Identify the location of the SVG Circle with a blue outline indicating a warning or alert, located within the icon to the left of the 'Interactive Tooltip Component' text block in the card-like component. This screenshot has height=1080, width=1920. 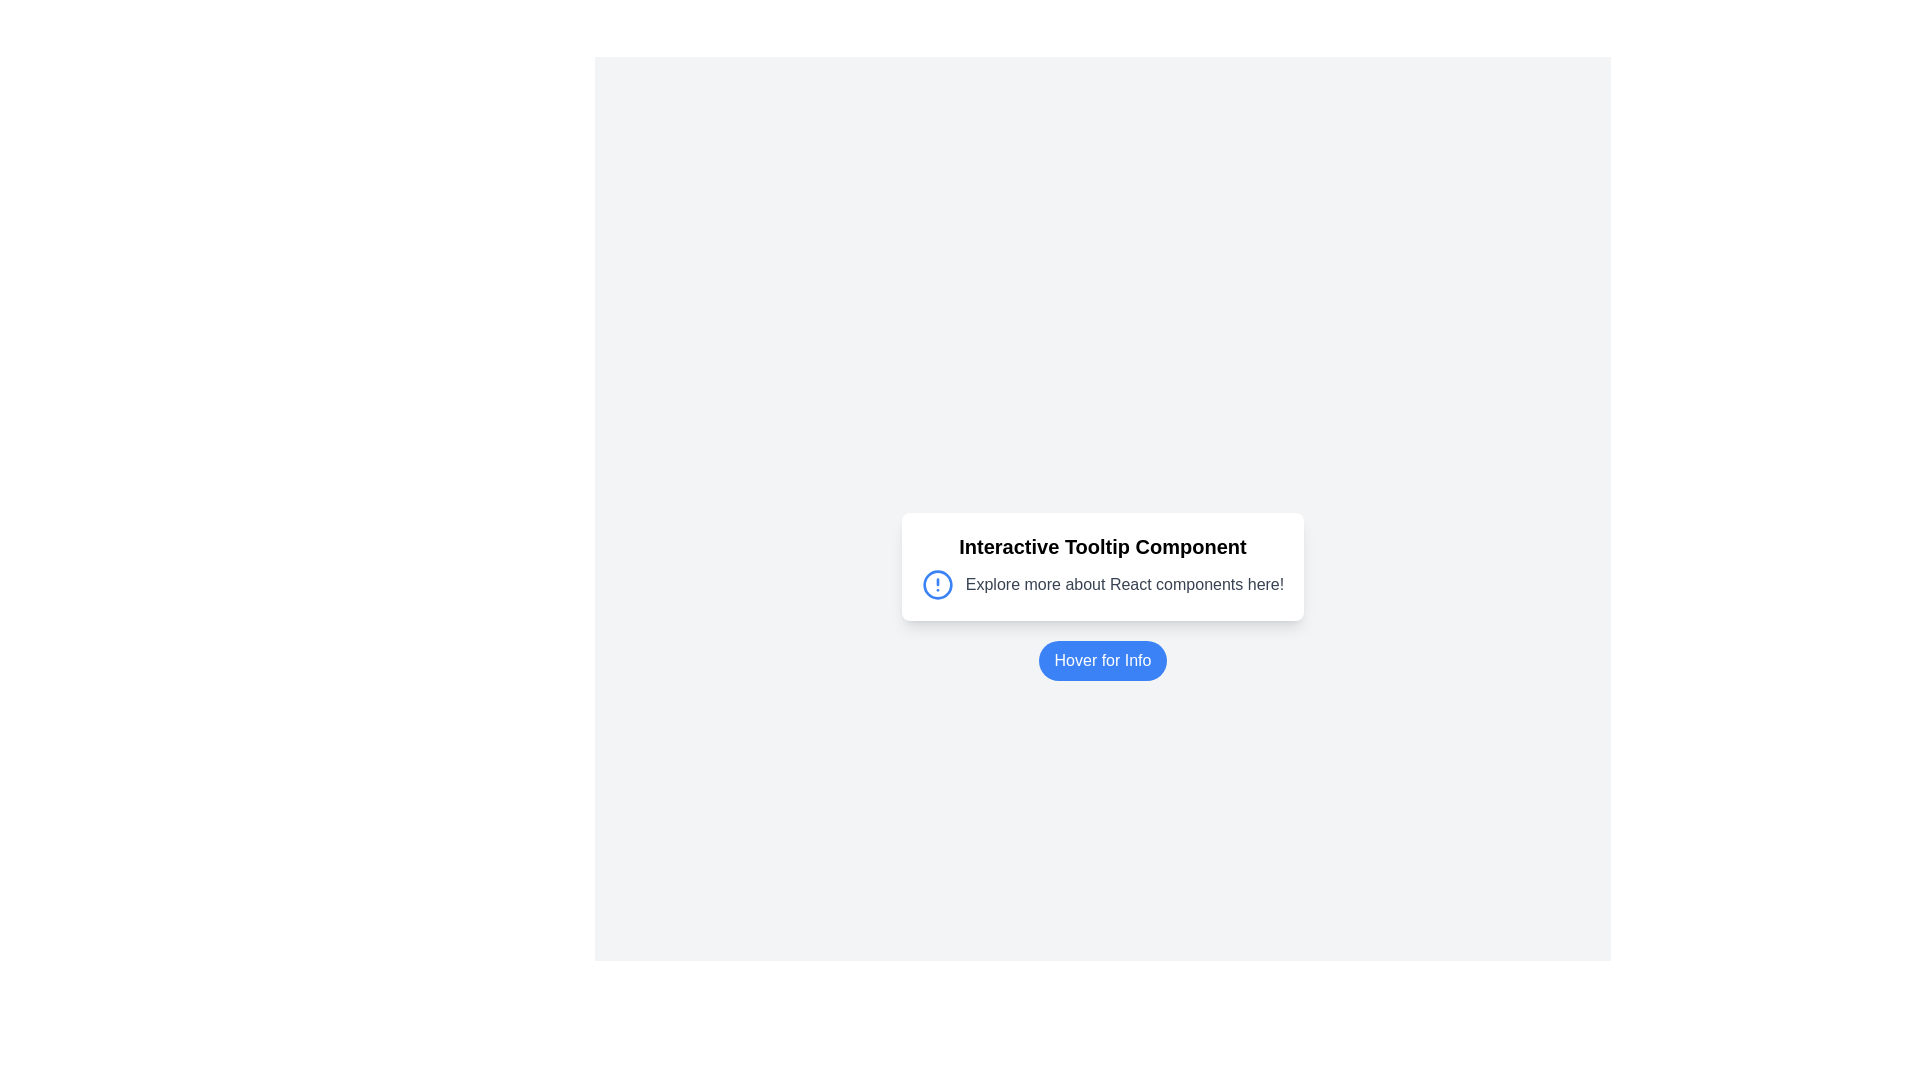
(936, 585).